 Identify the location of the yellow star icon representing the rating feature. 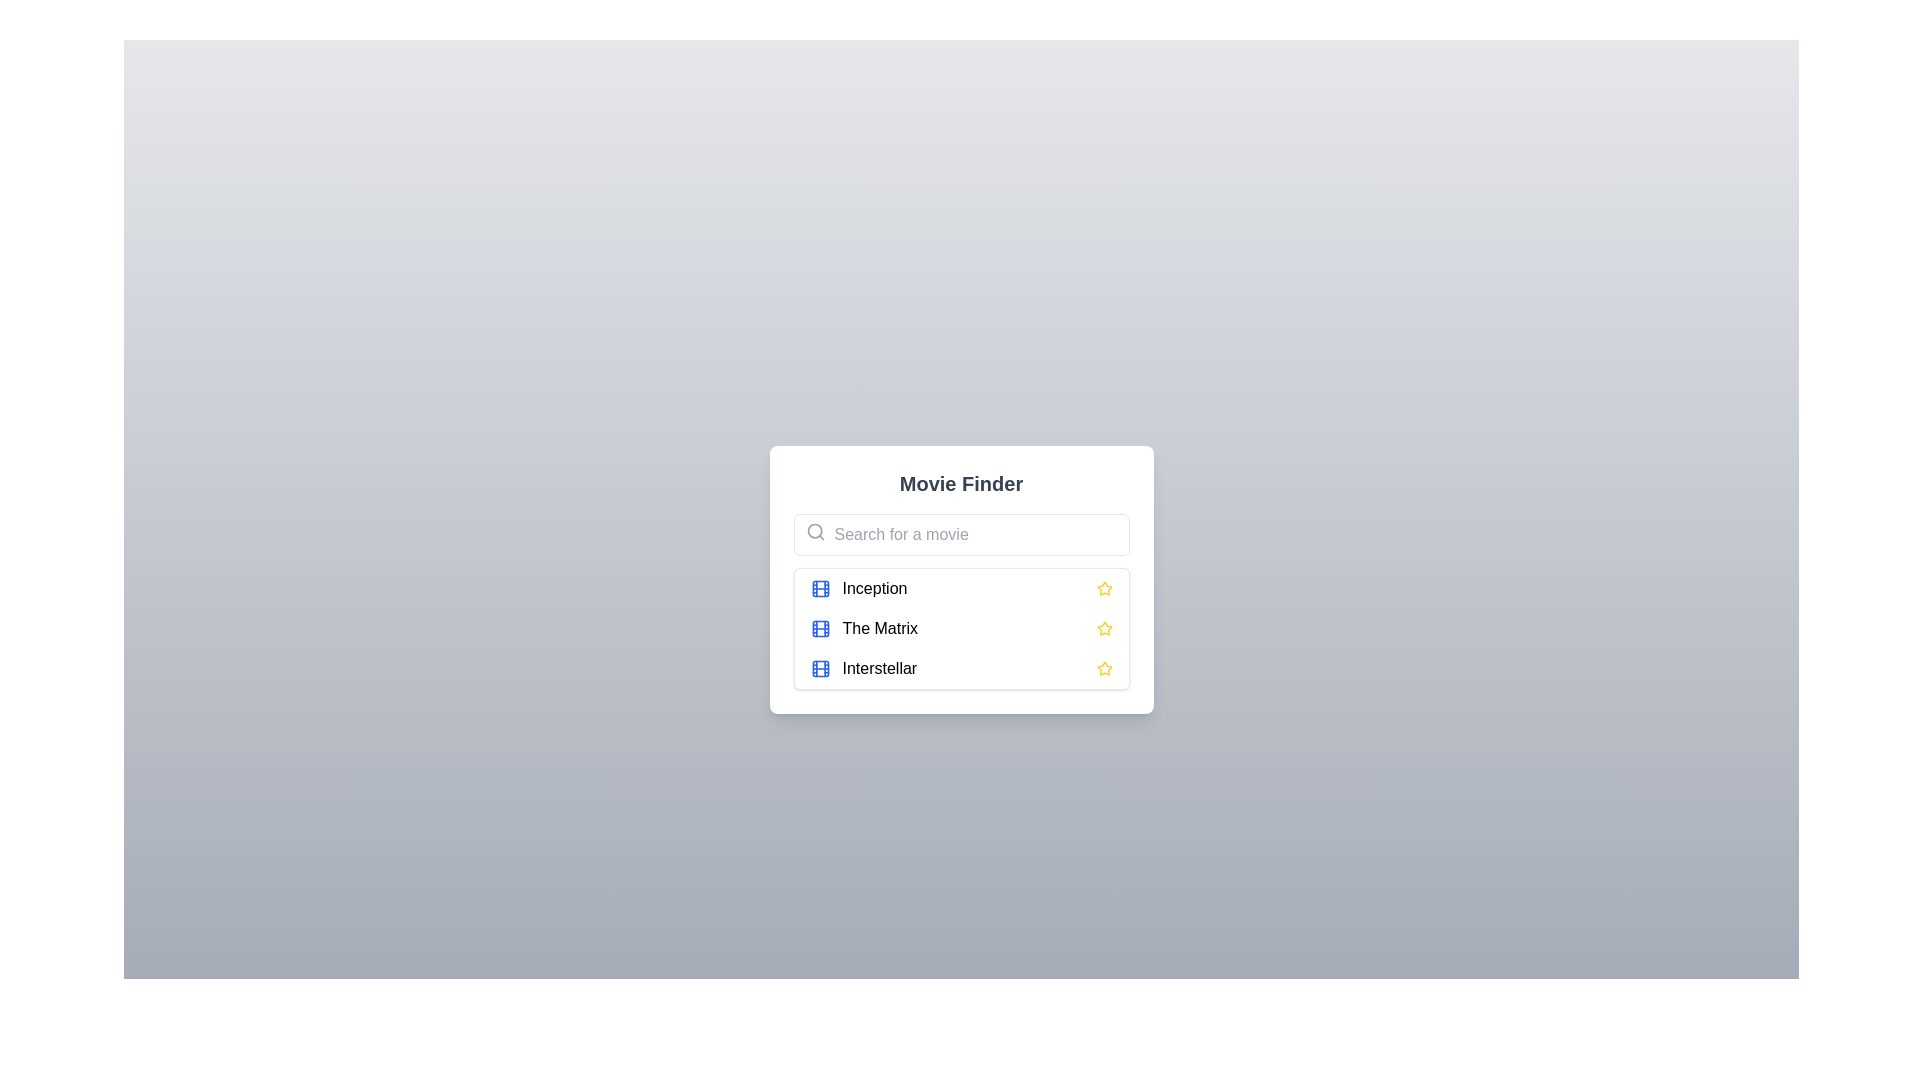
(1103, 668).